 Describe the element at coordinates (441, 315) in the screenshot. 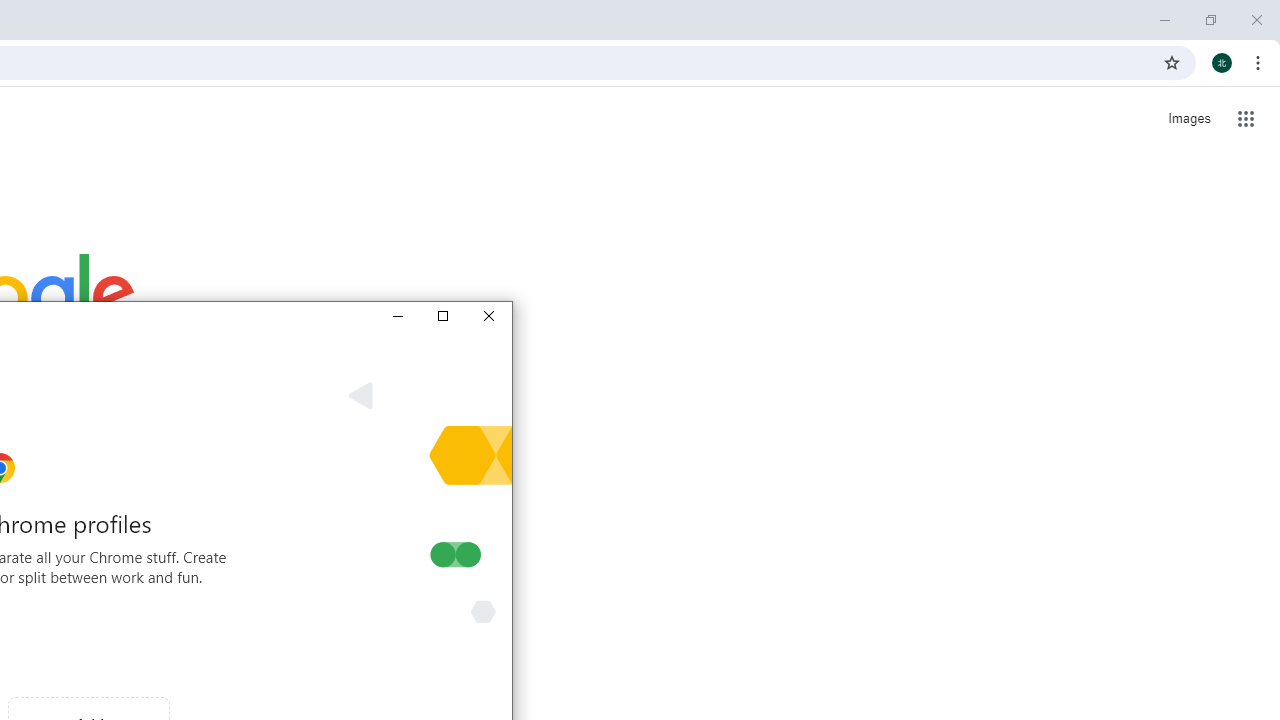

I see `'Maximize'` at that location.